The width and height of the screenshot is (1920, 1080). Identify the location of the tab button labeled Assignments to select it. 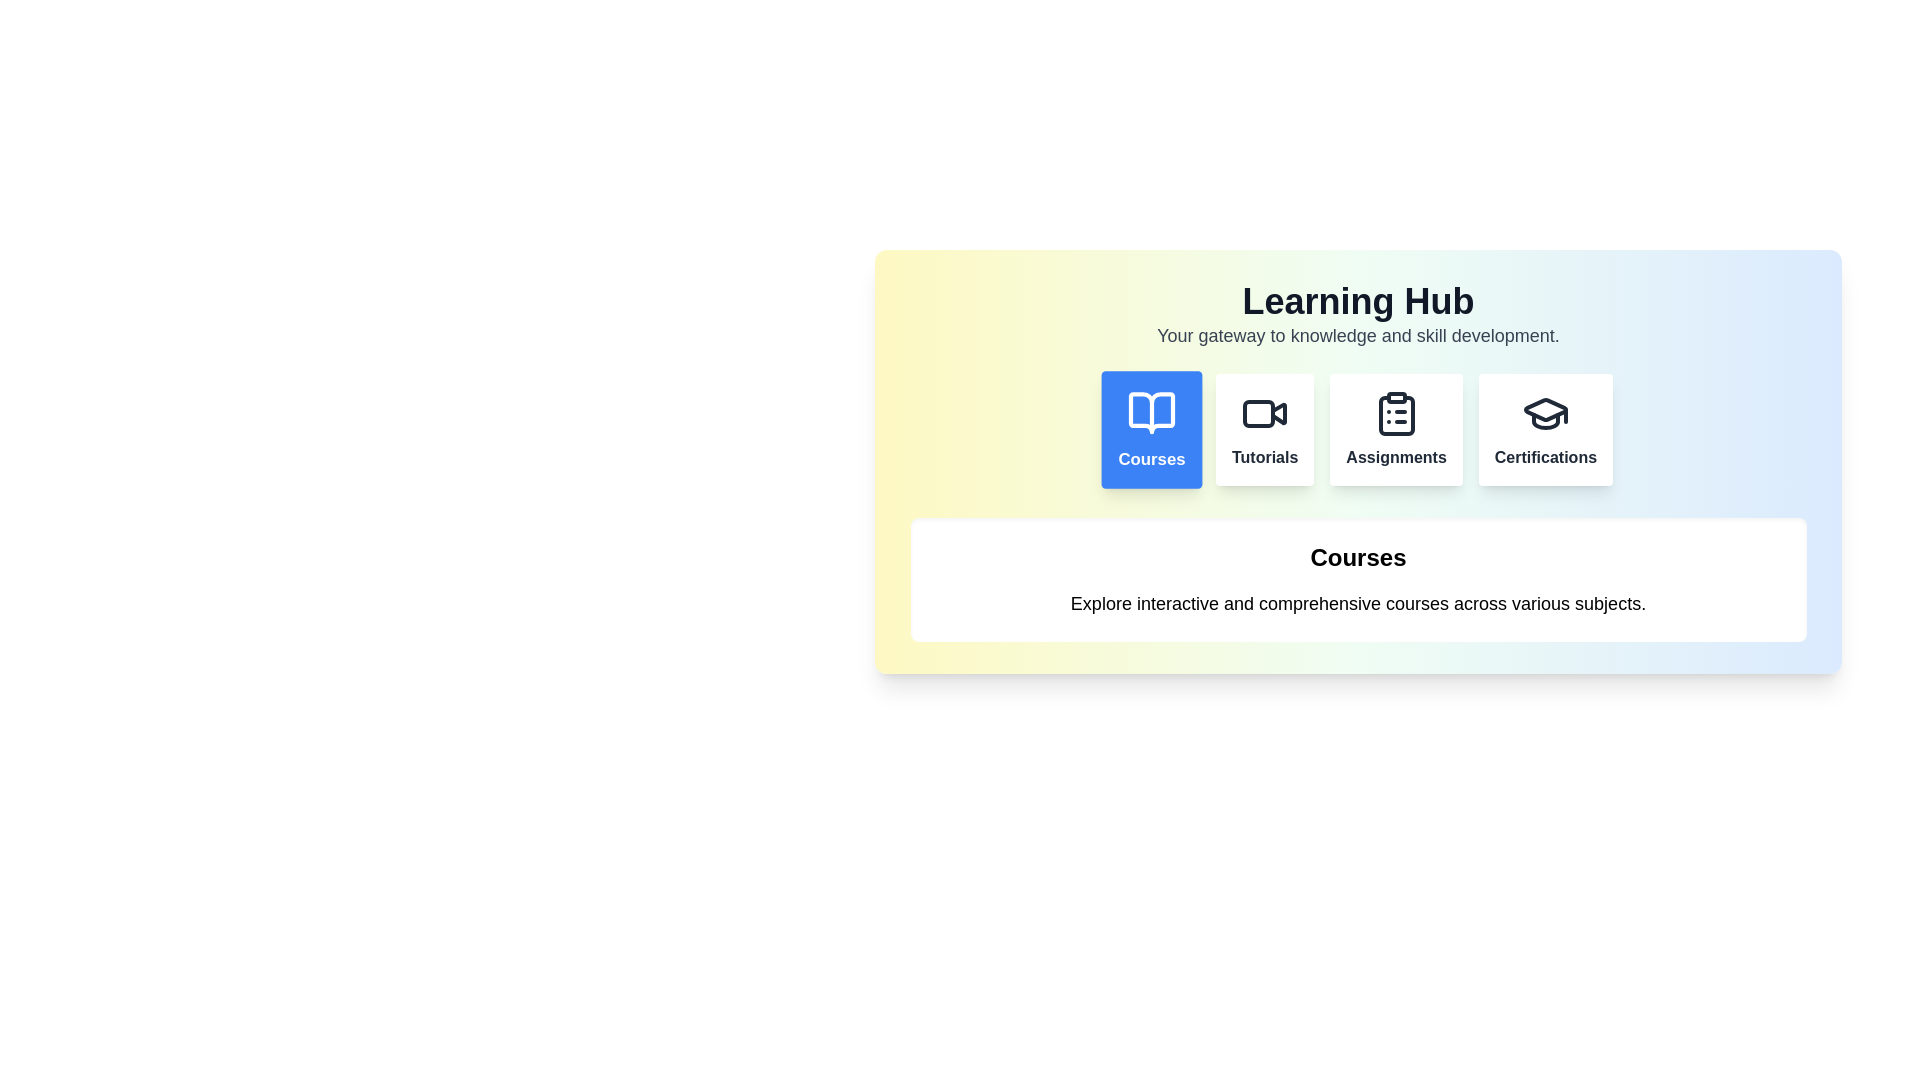
(1395, 428).